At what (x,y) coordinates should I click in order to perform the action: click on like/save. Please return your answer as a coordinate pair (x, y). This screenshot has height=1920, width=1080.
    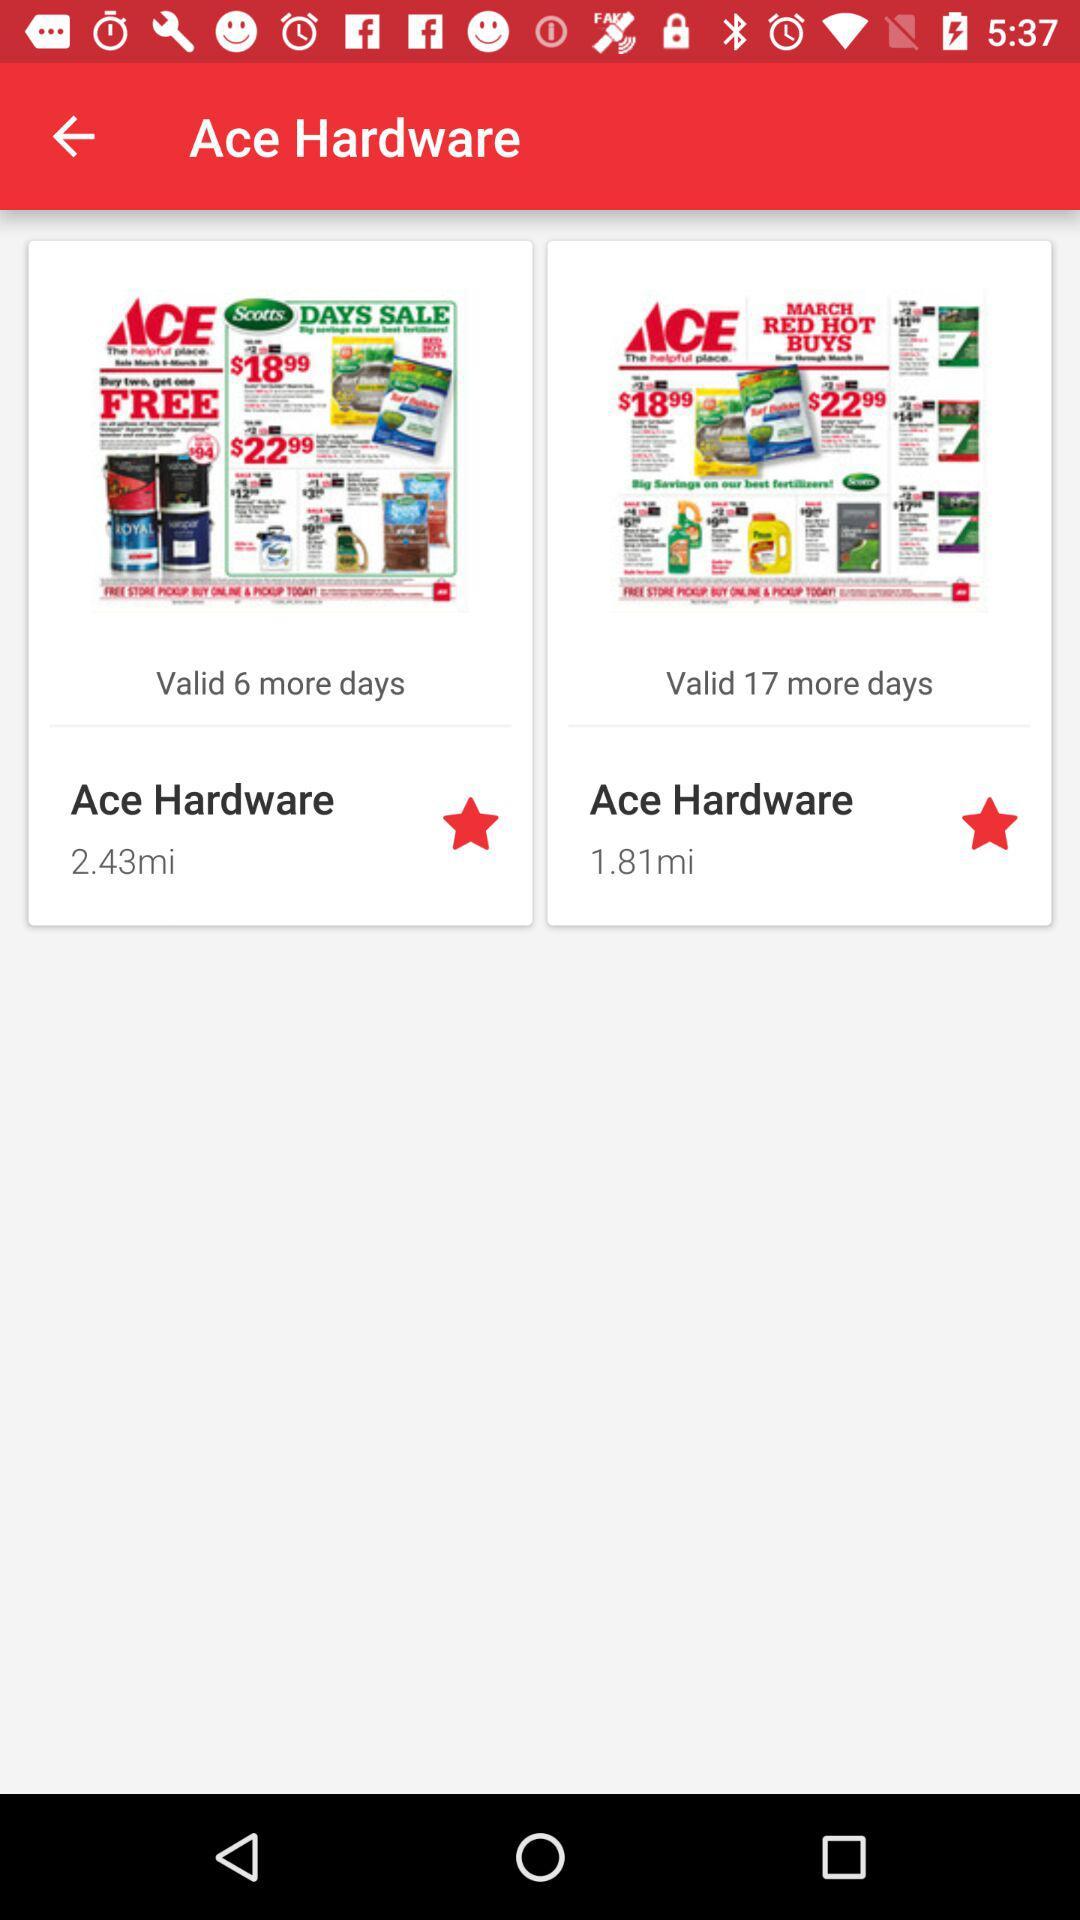
    Looking at the image, I should click on (993, 826).